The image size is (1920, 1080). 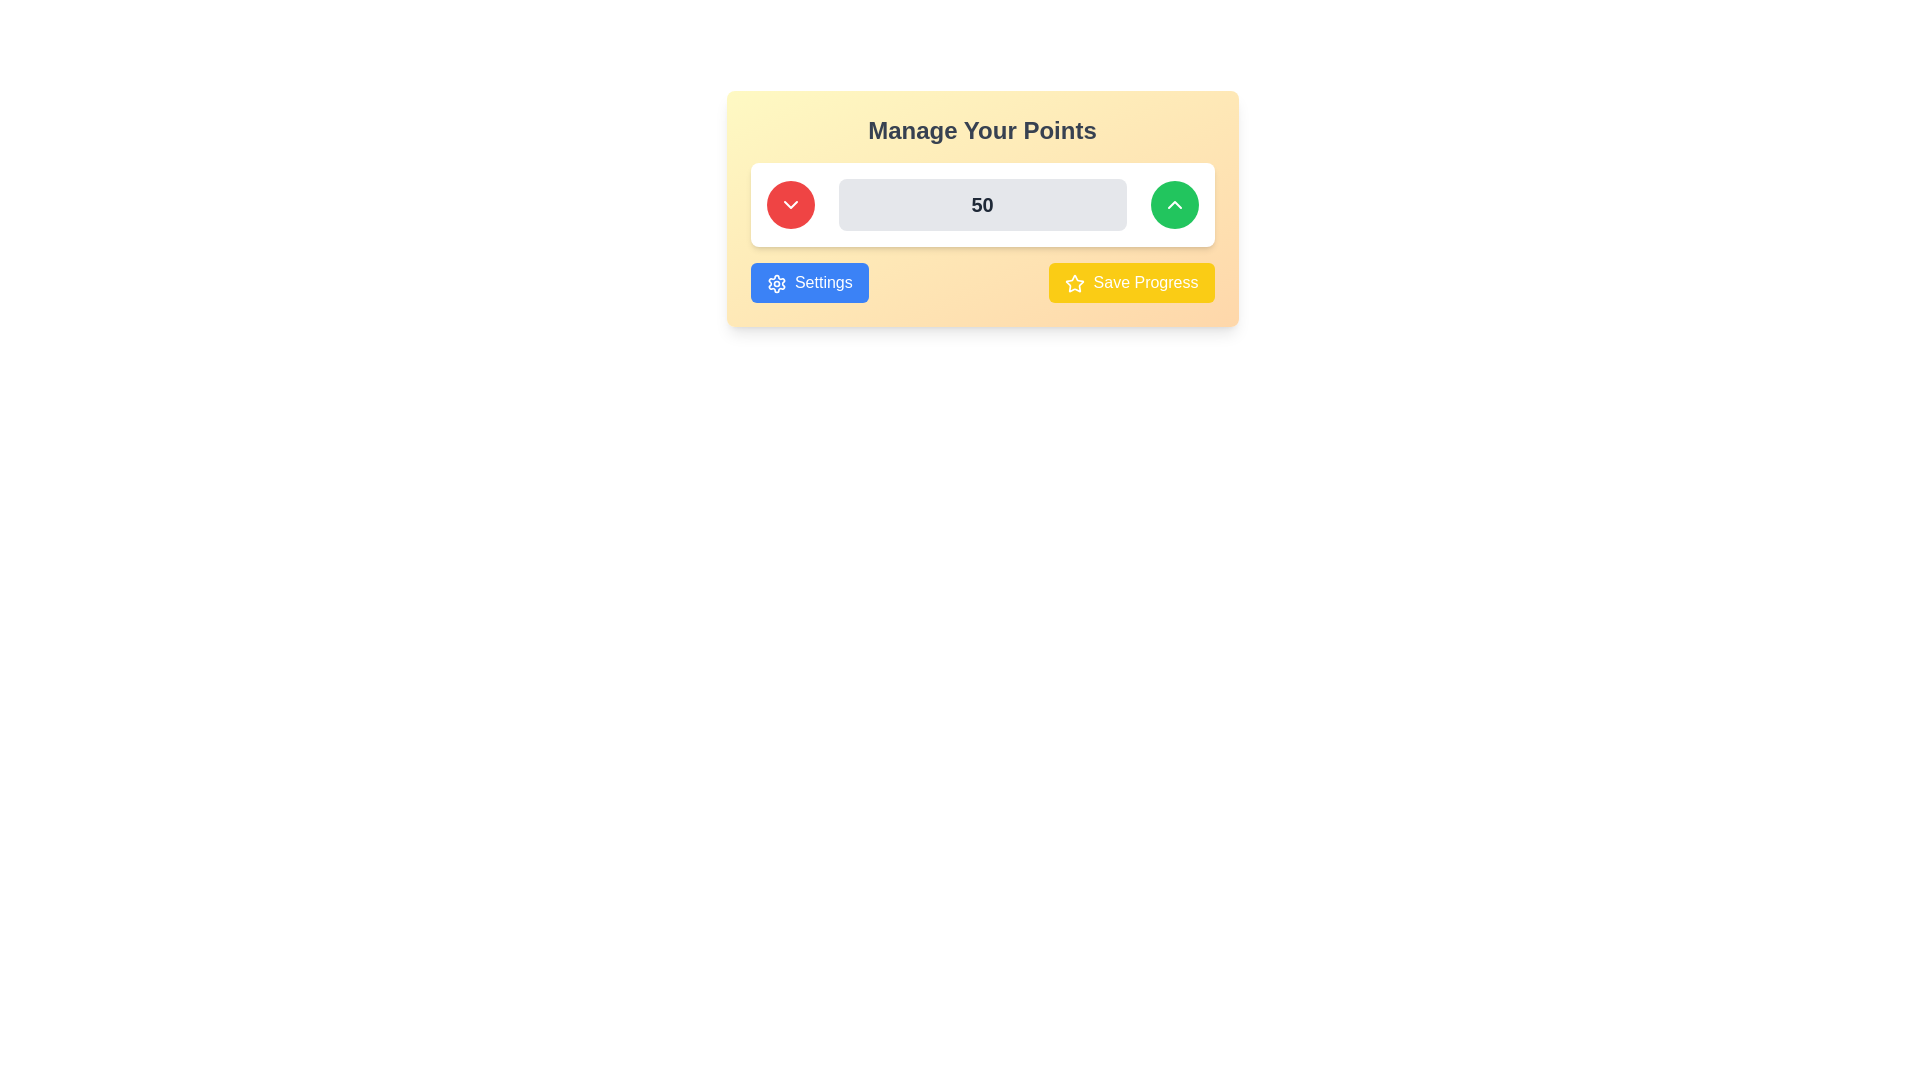 I want to click on the rectangular blue 'Settings' button with a gear icon and white text, so click(x=809, y=282).